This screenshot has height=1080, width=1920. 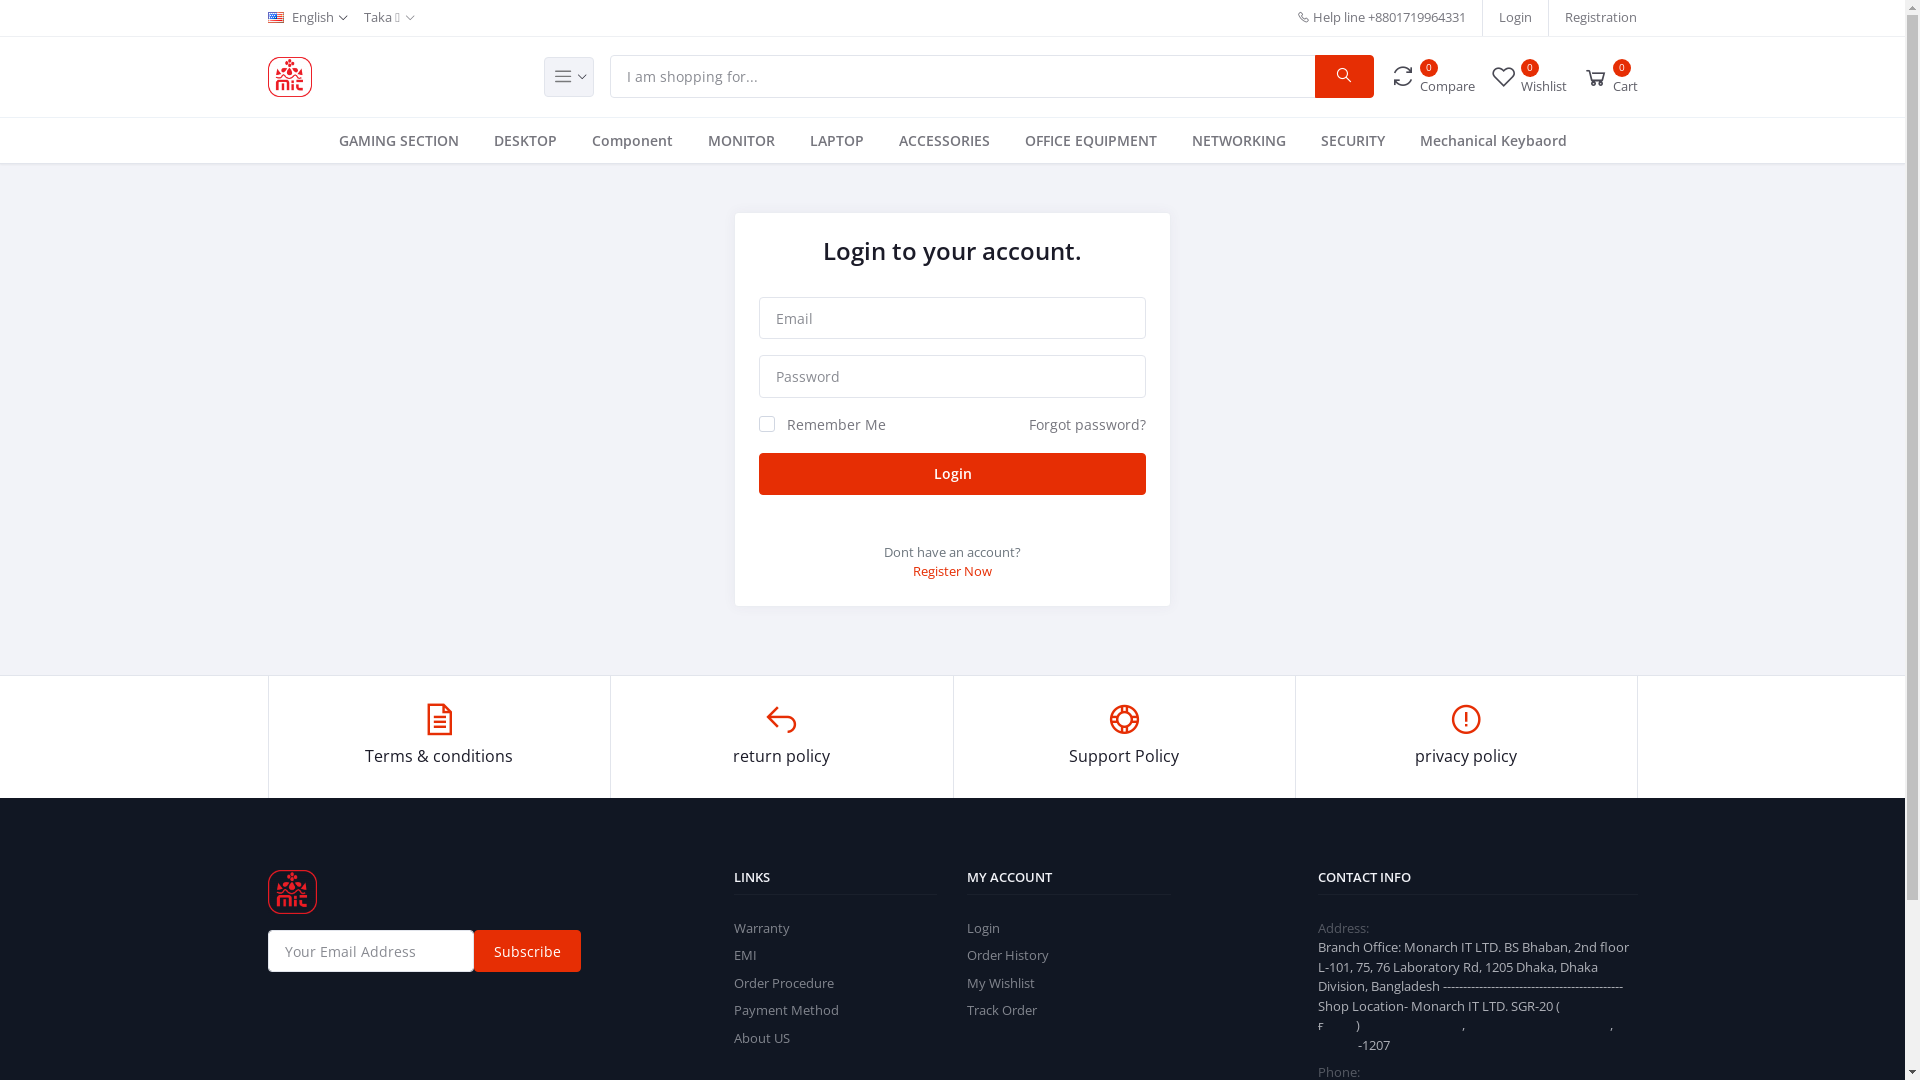 I want to click on 'My Wishlist', so click(x=966, y=982).